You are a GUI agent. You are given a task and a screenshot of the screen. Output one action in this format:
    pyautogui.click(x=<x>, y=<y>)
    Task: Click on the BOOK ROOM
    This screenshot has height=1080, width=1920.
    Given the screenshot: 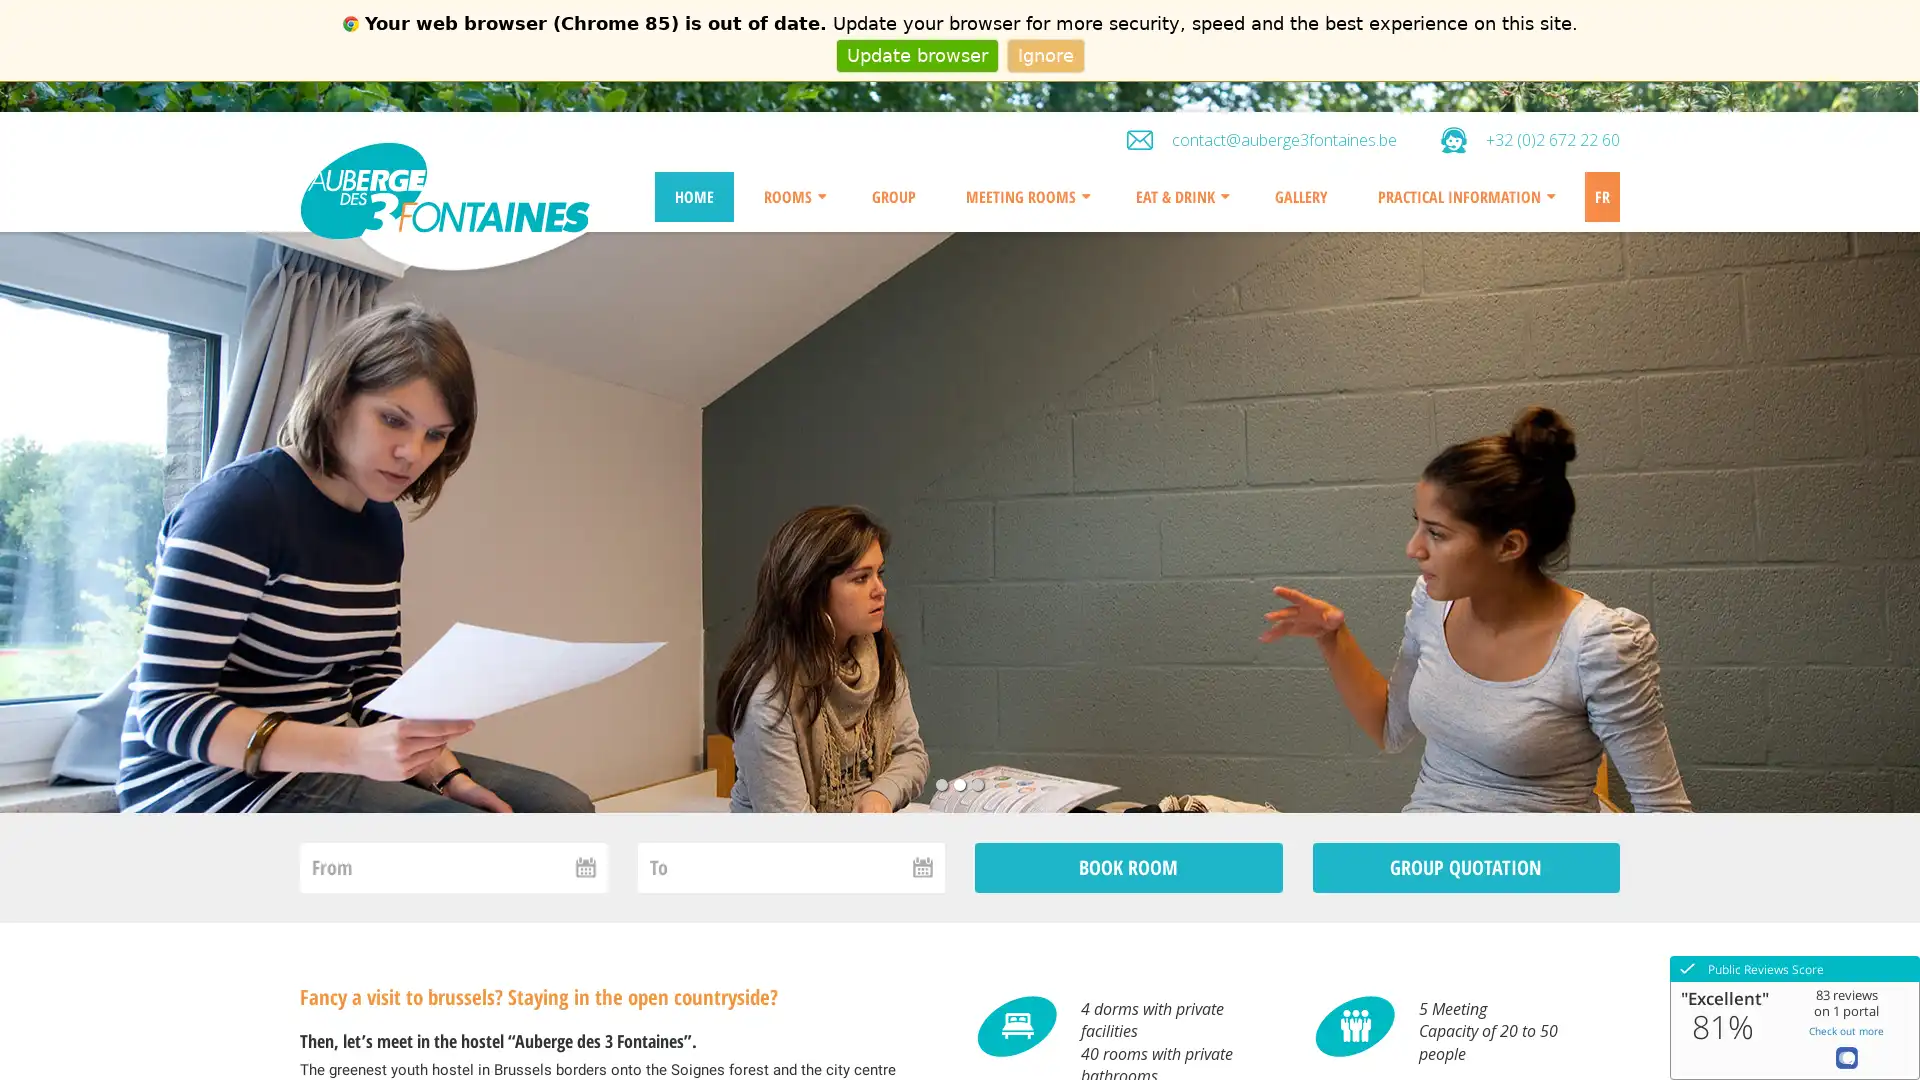 What is the action you would take?
    pyautogui.click(x=1128, y=866)
    